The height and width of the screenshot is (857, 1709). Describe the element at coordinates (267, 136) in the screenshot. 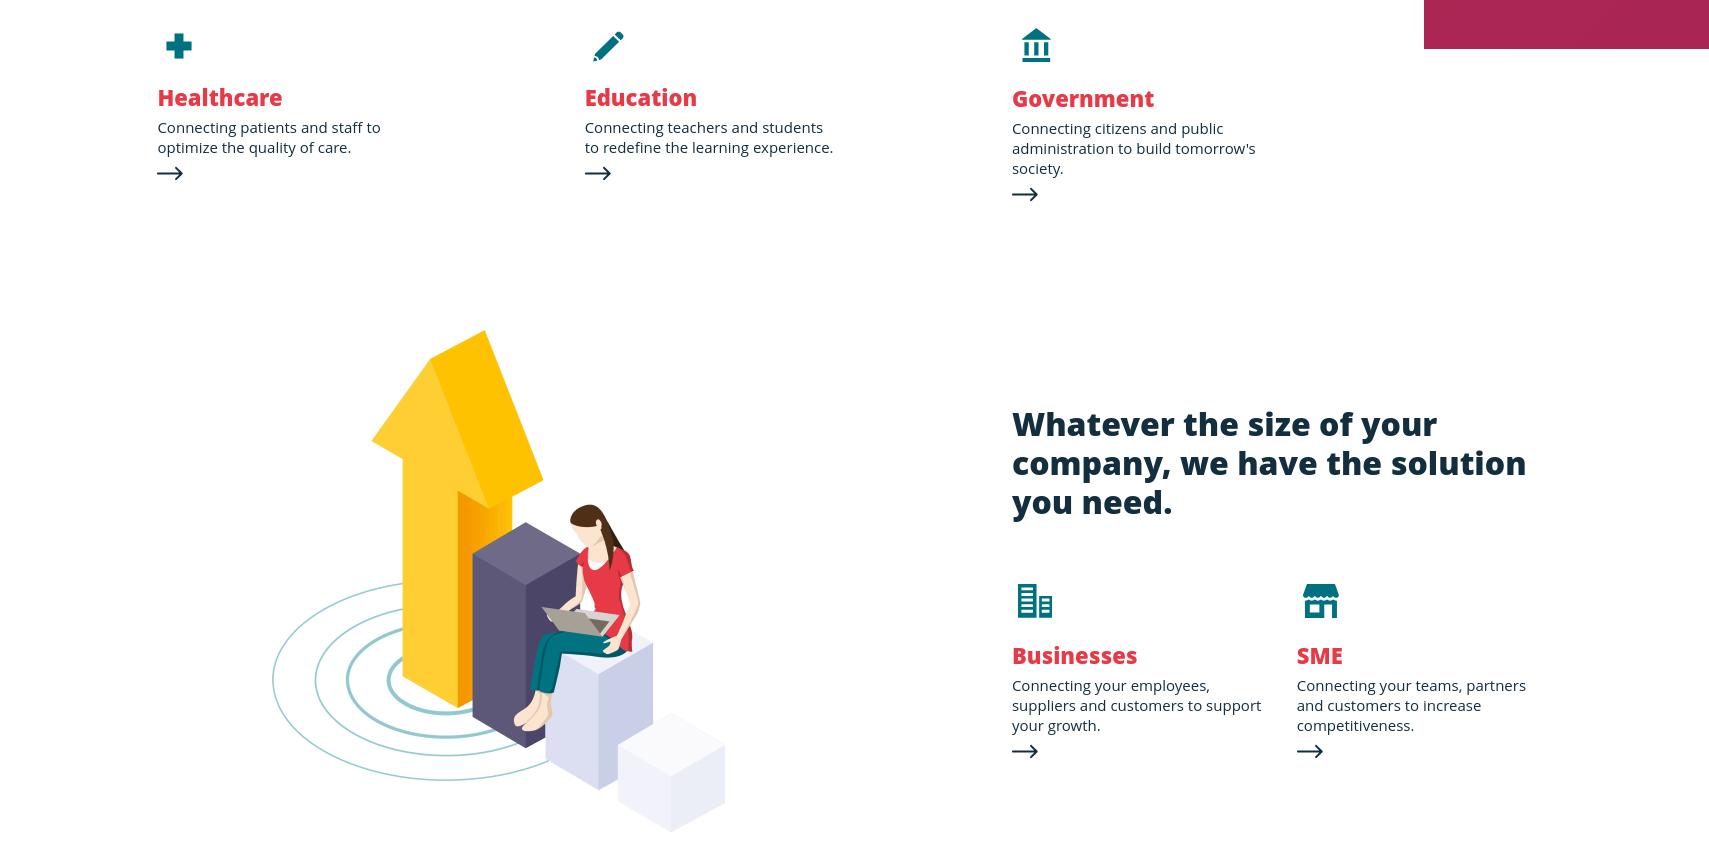

I see `'Connecting patients and staff to optimize the quality of care.'` at that location.